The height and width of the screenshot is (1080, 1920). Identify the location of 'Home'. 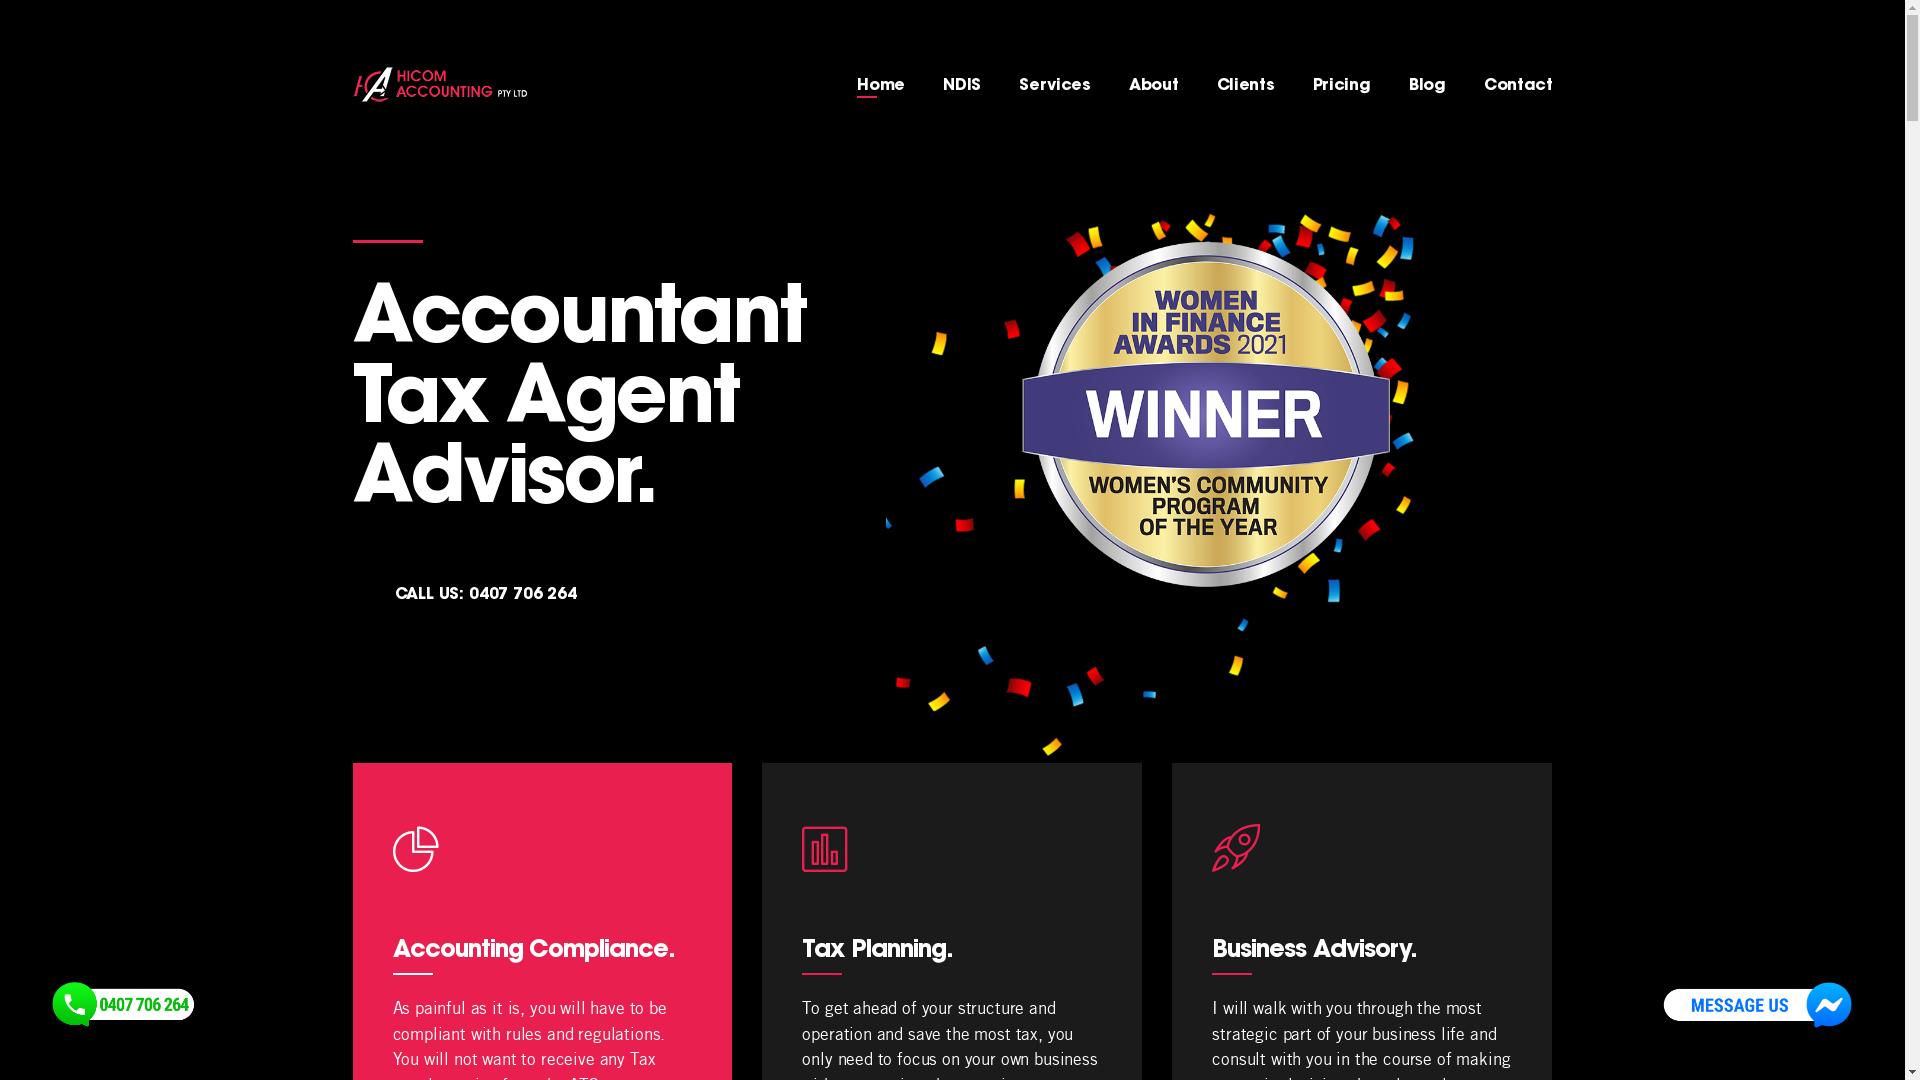
(880, 84).